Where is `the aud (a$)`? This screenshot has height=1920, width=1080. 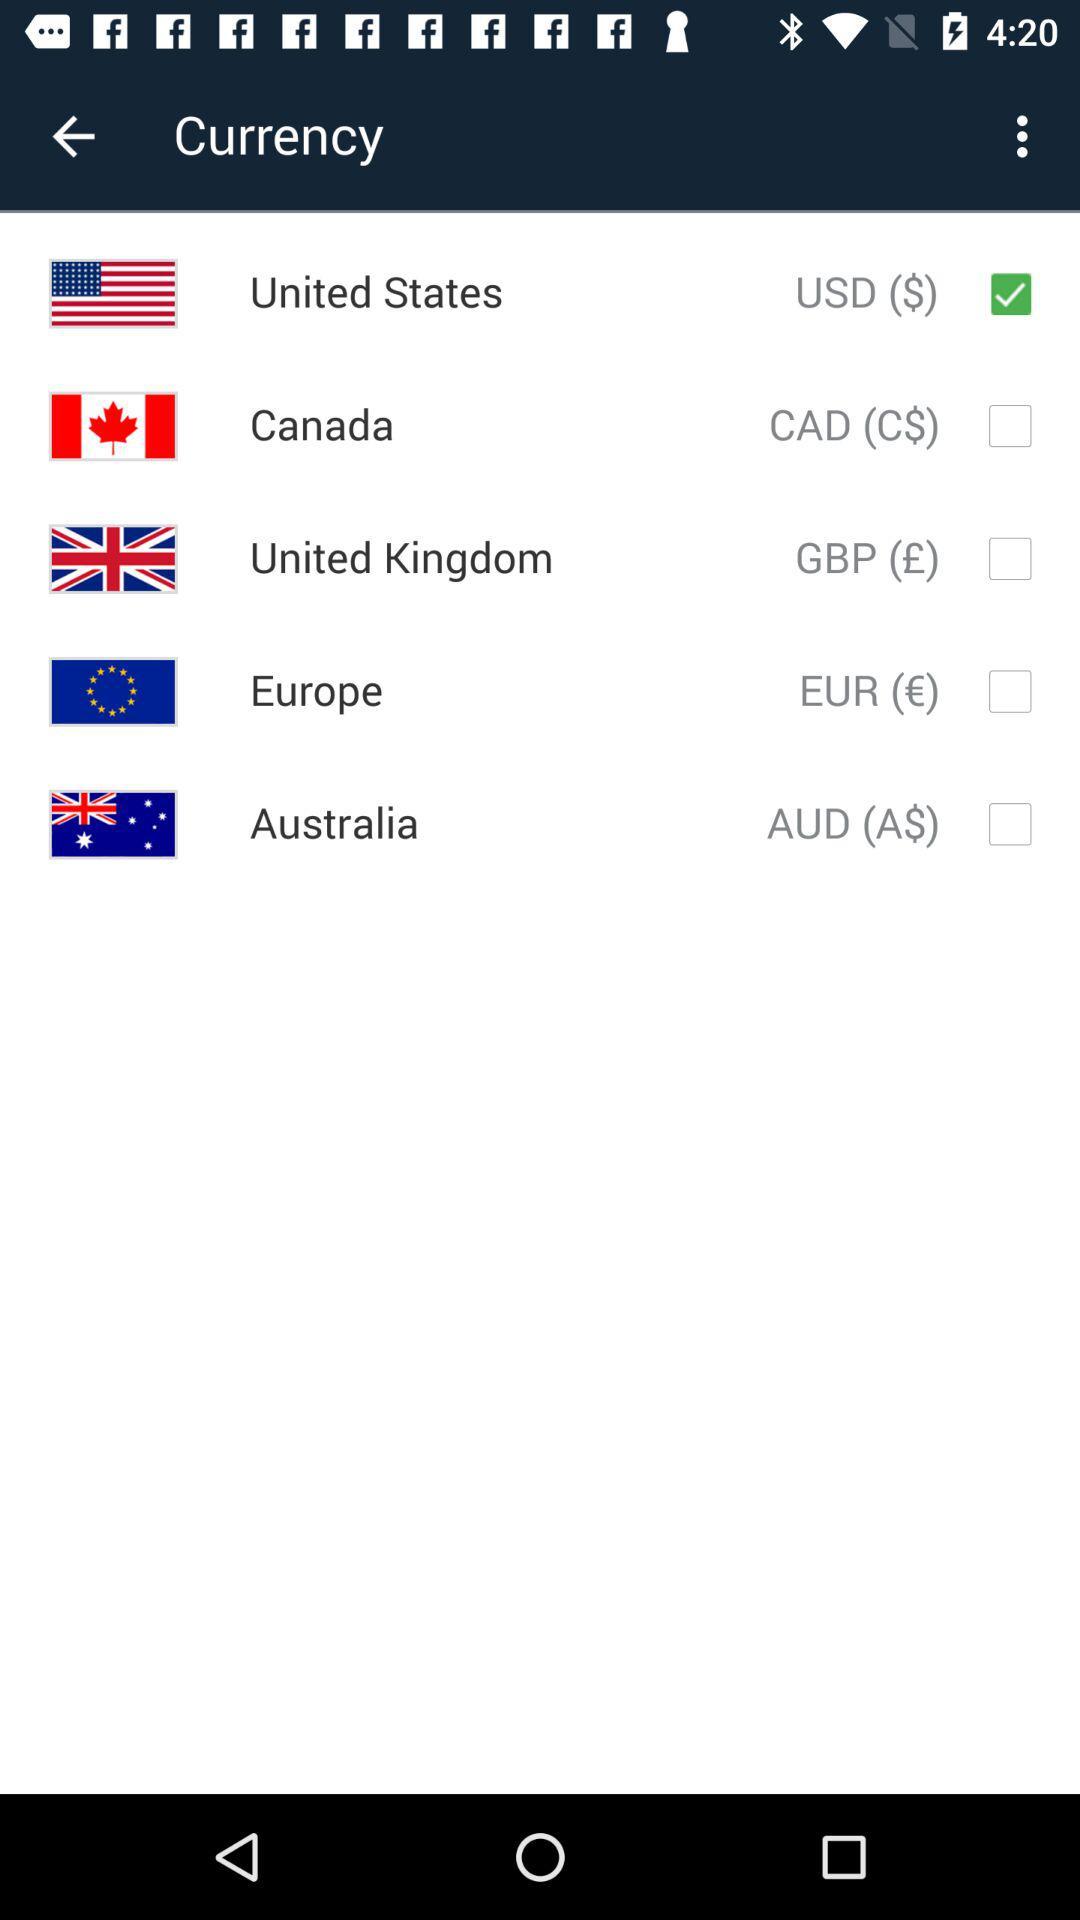
the aud (a$) is located at coordinates (853, 824).